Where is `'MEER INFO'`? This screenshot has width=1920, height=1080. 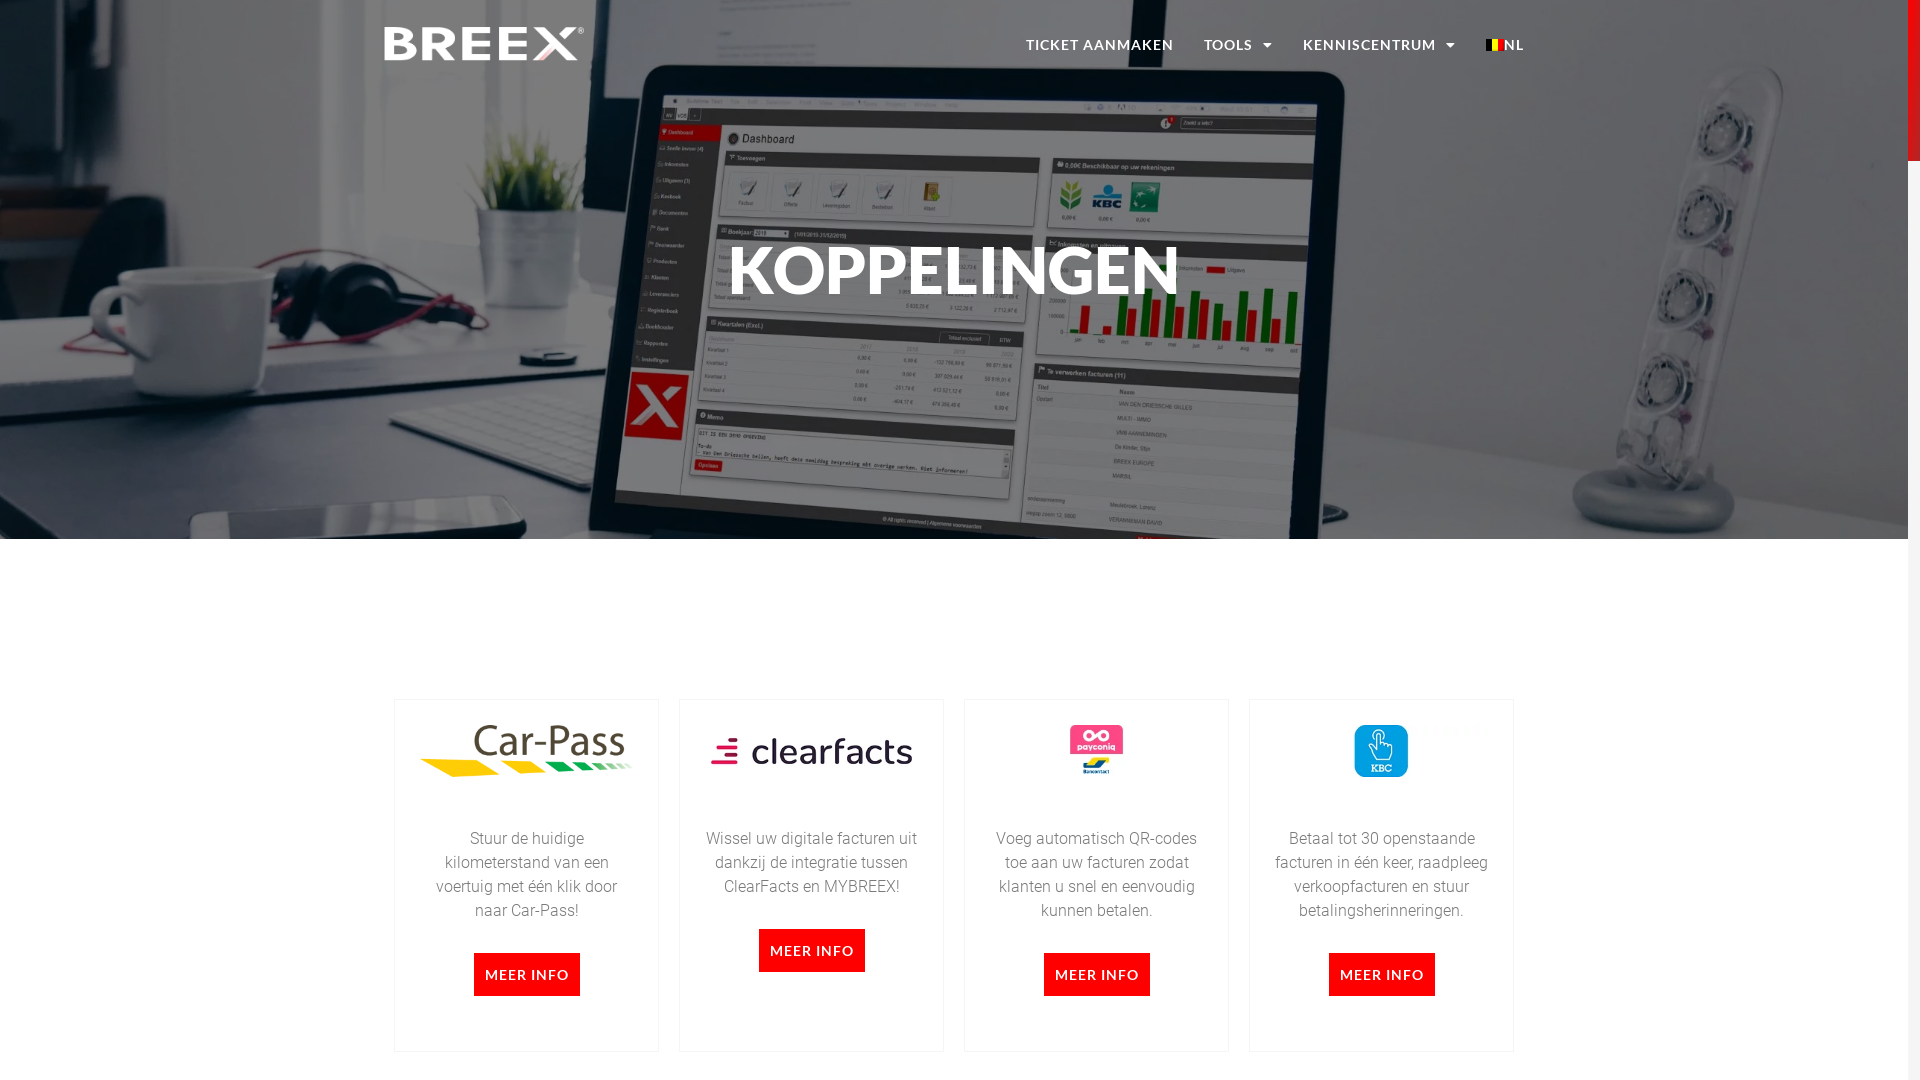 'MEER INFO' is located at coordinates (1380, 973).